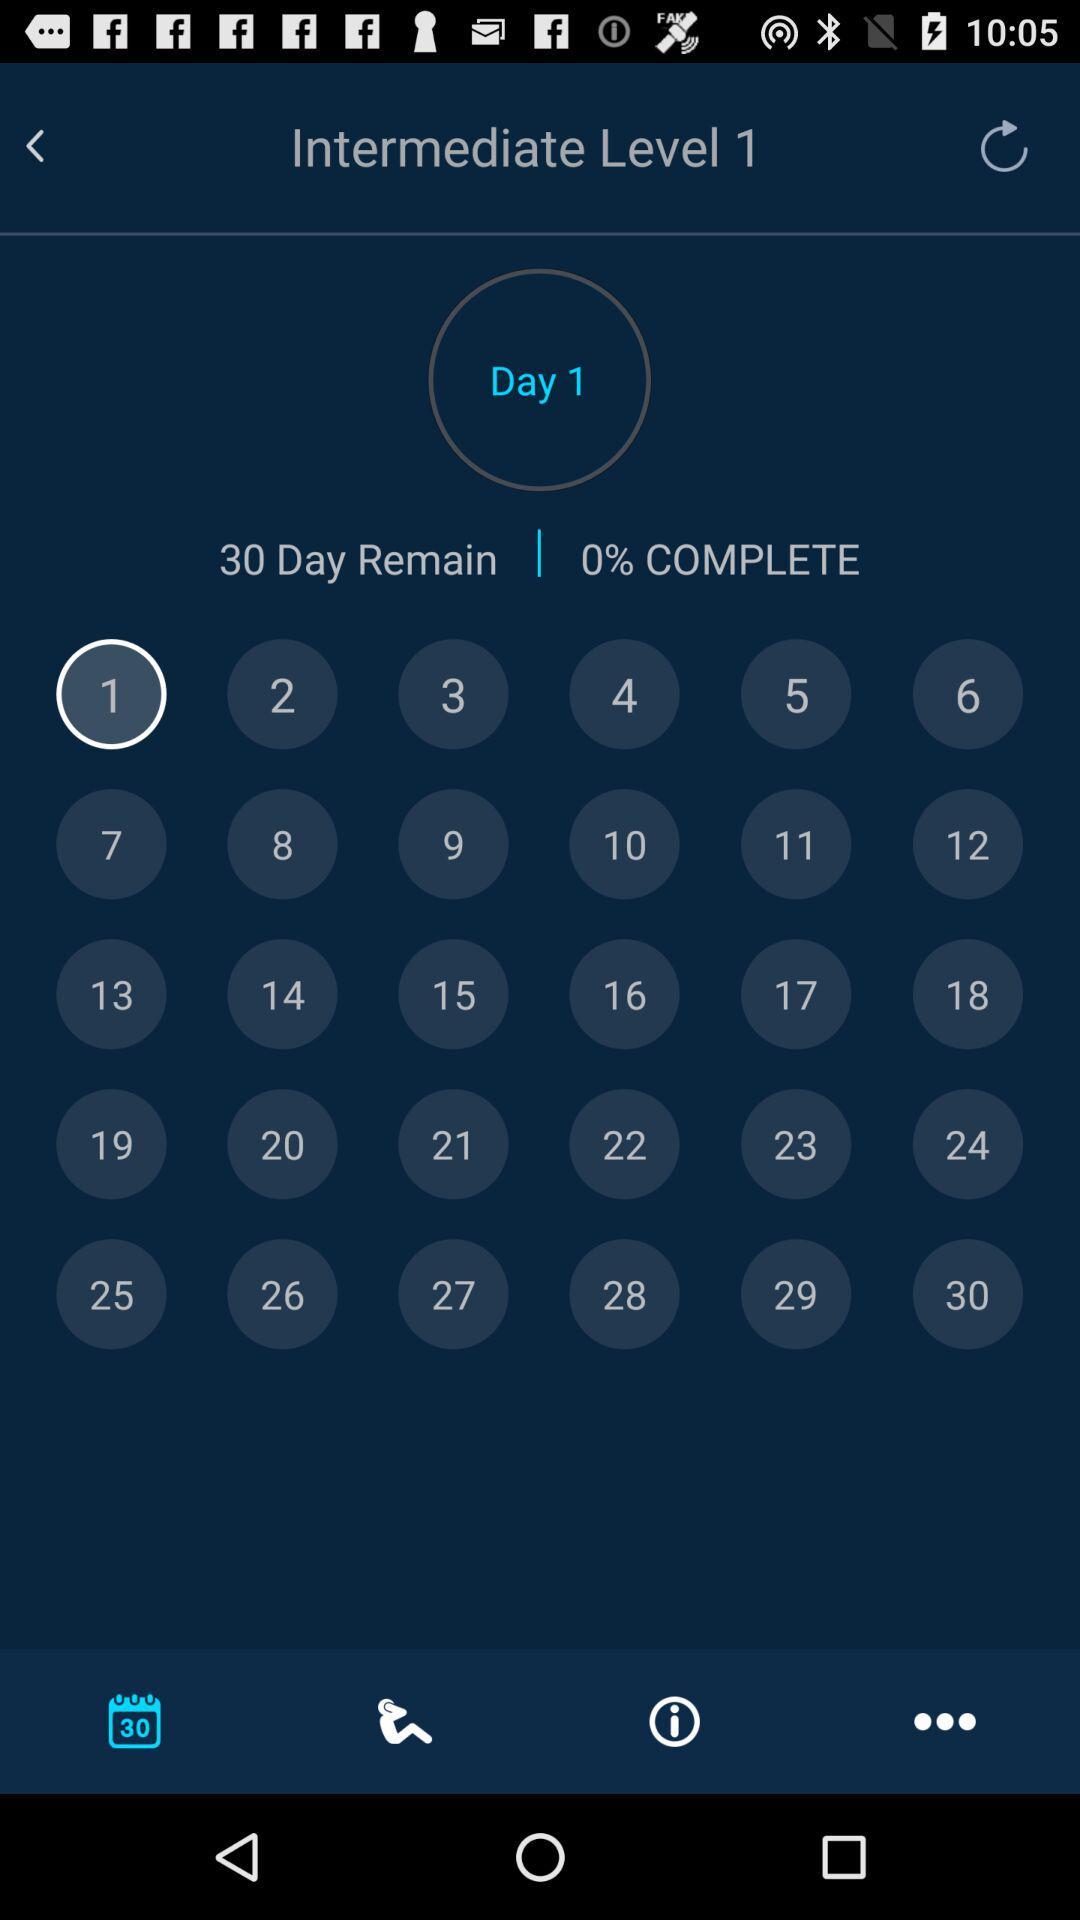 Image resolution: width=1080 pixels, height=1920 pixels. I want to click on thirteen number, so click(111, 994).